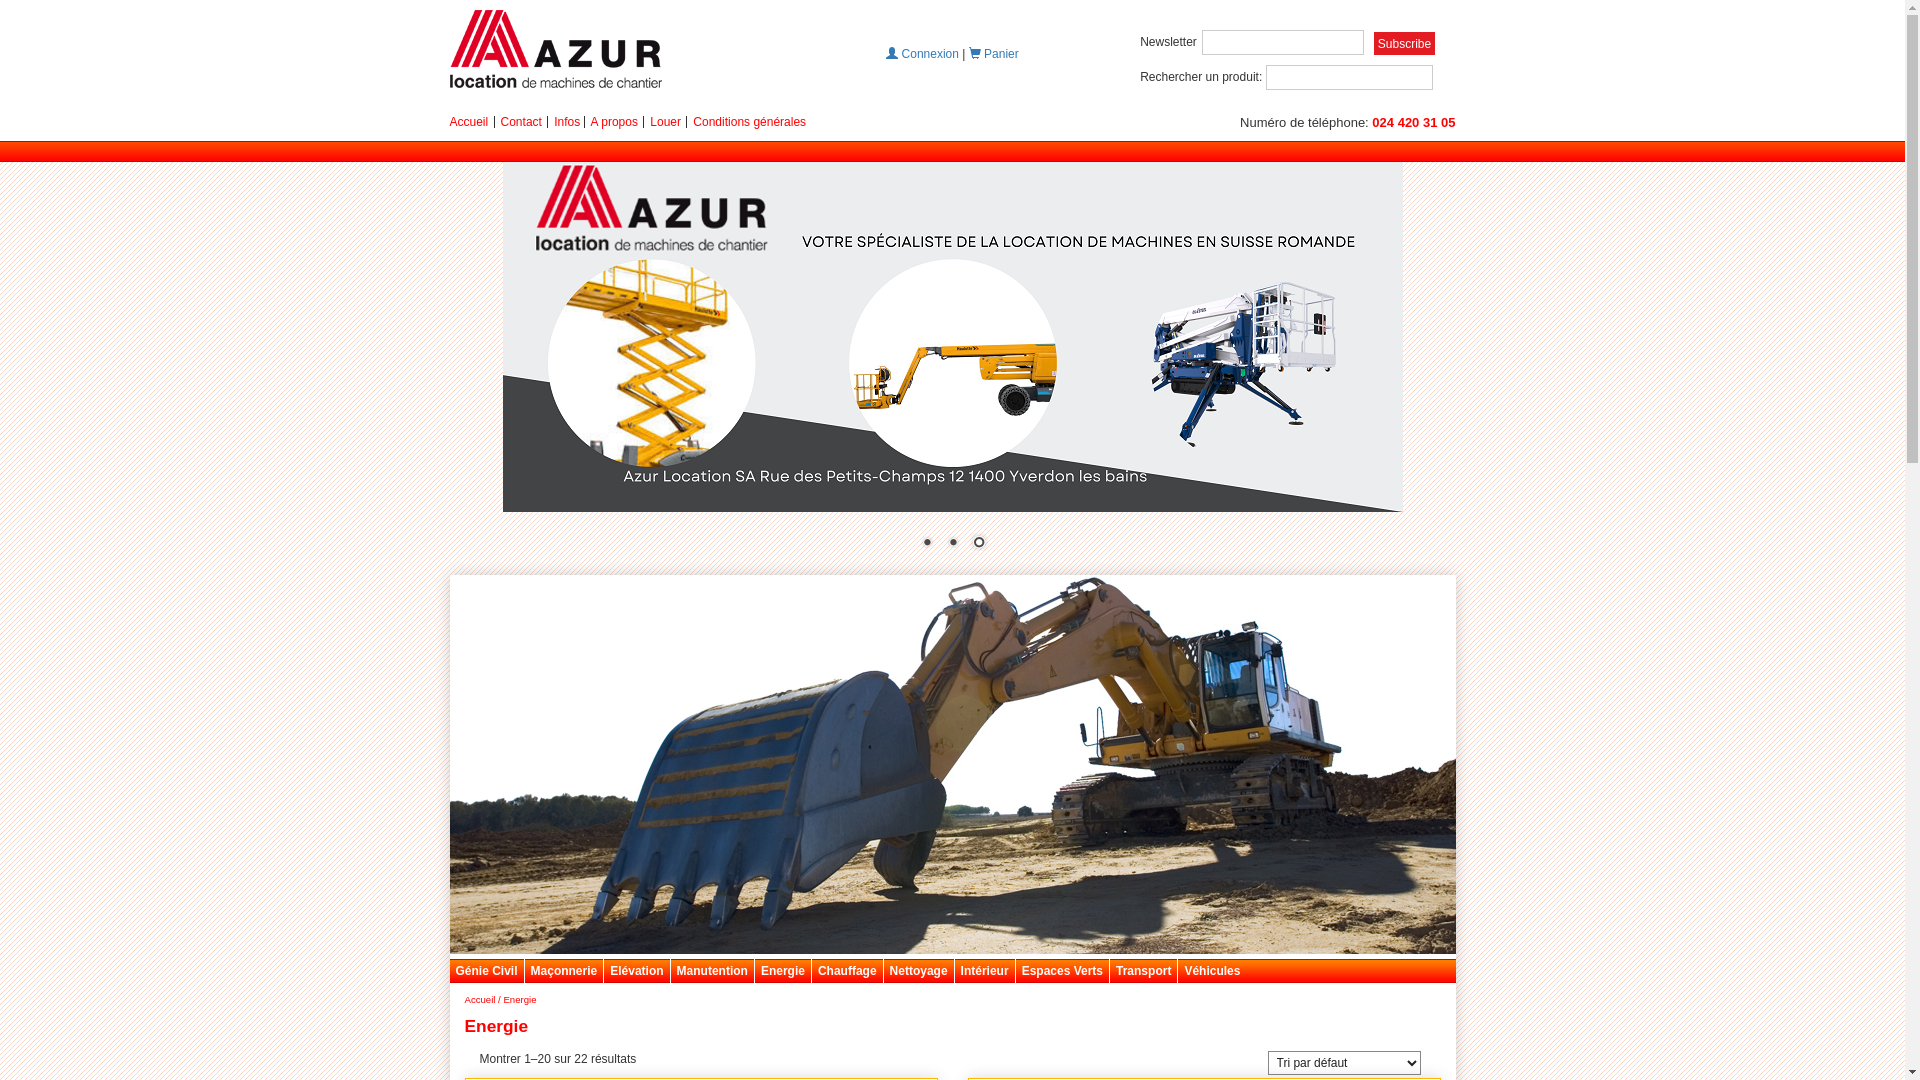 The height and width of the screenshot is (1080, 1920). Describe the element at coordinates (979, 544) in the screenshot. I see `'3'` at that location.